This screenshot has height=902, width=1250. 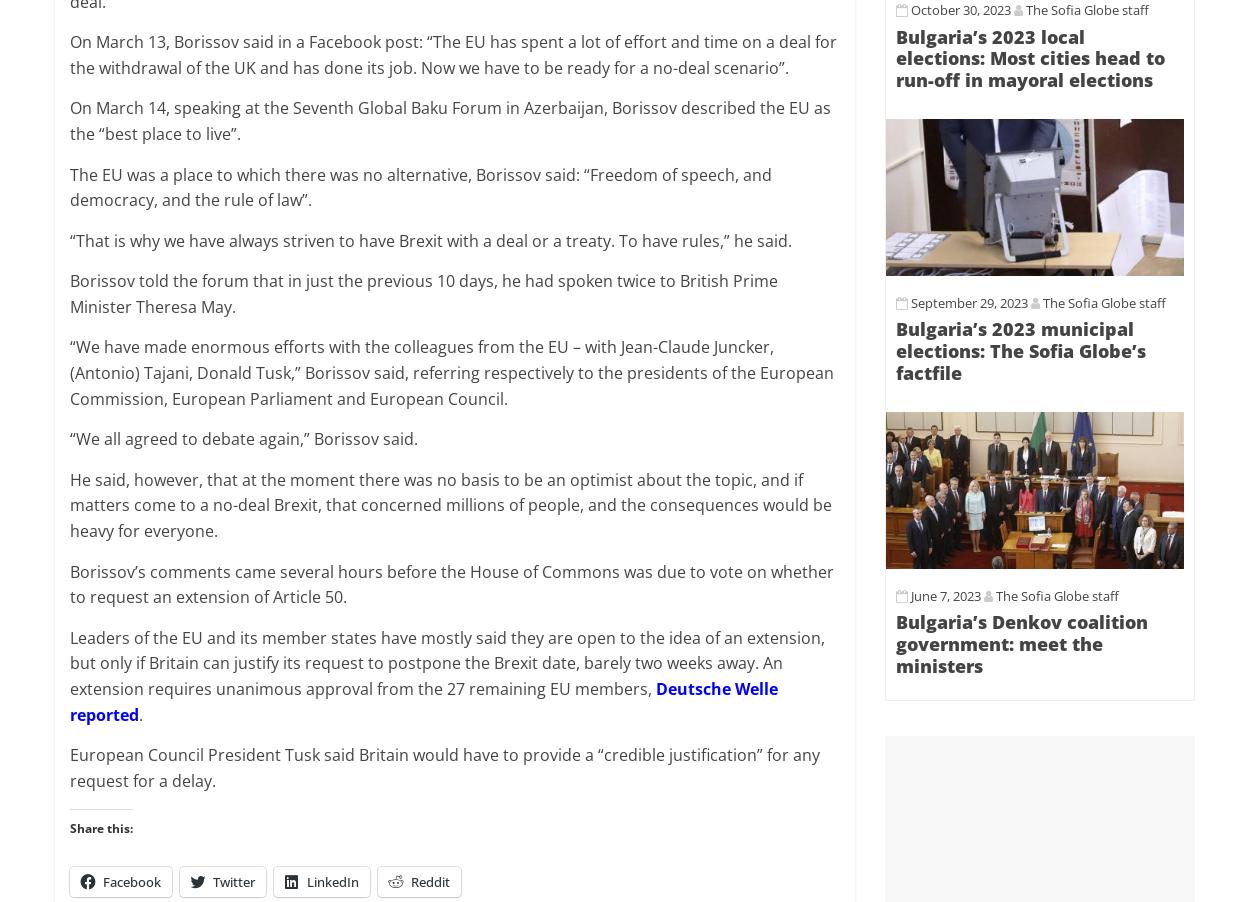 I want to click on 'Bulgaria’s 2023 local elections: Most cities head to run-off in mayoral elections', so click(x=1030, y=56).